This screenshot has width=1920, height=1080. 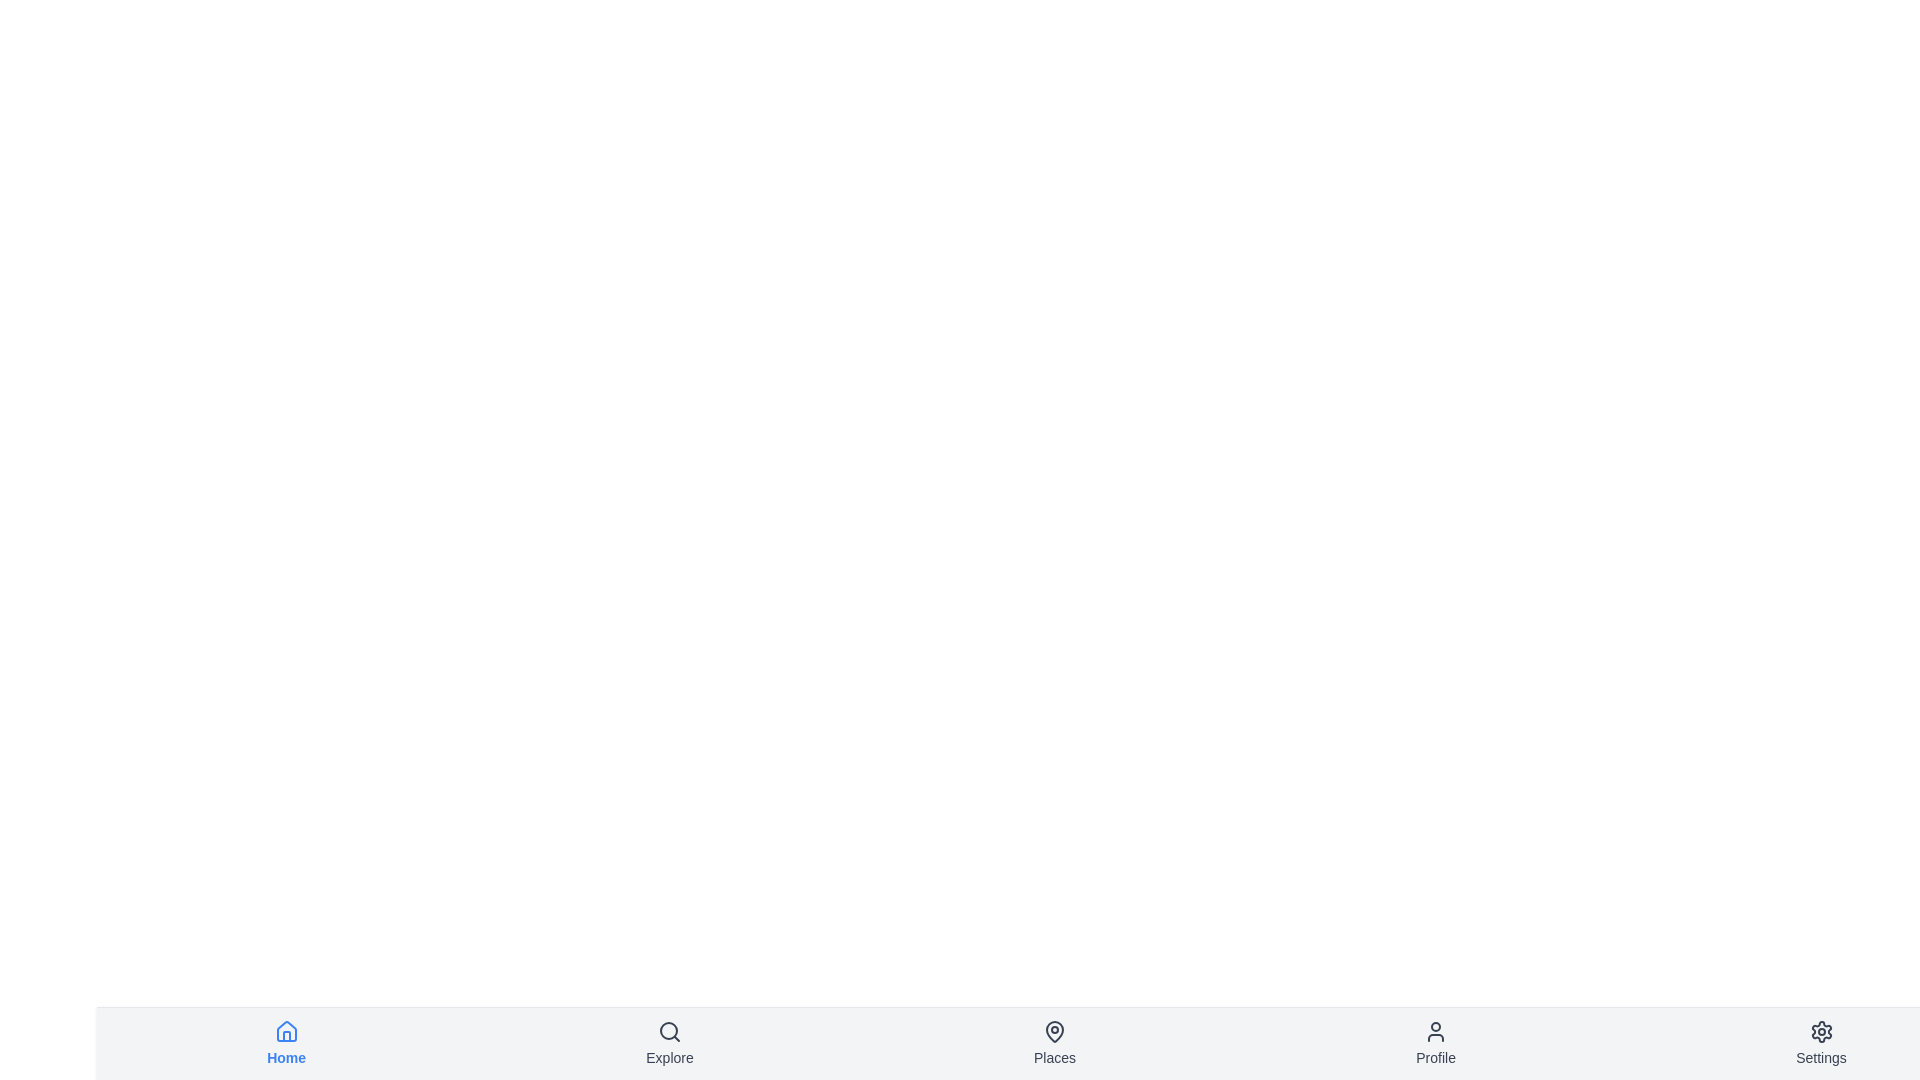 I want to click on the navigation item labeled Explore, so click(x=670, y=1043).